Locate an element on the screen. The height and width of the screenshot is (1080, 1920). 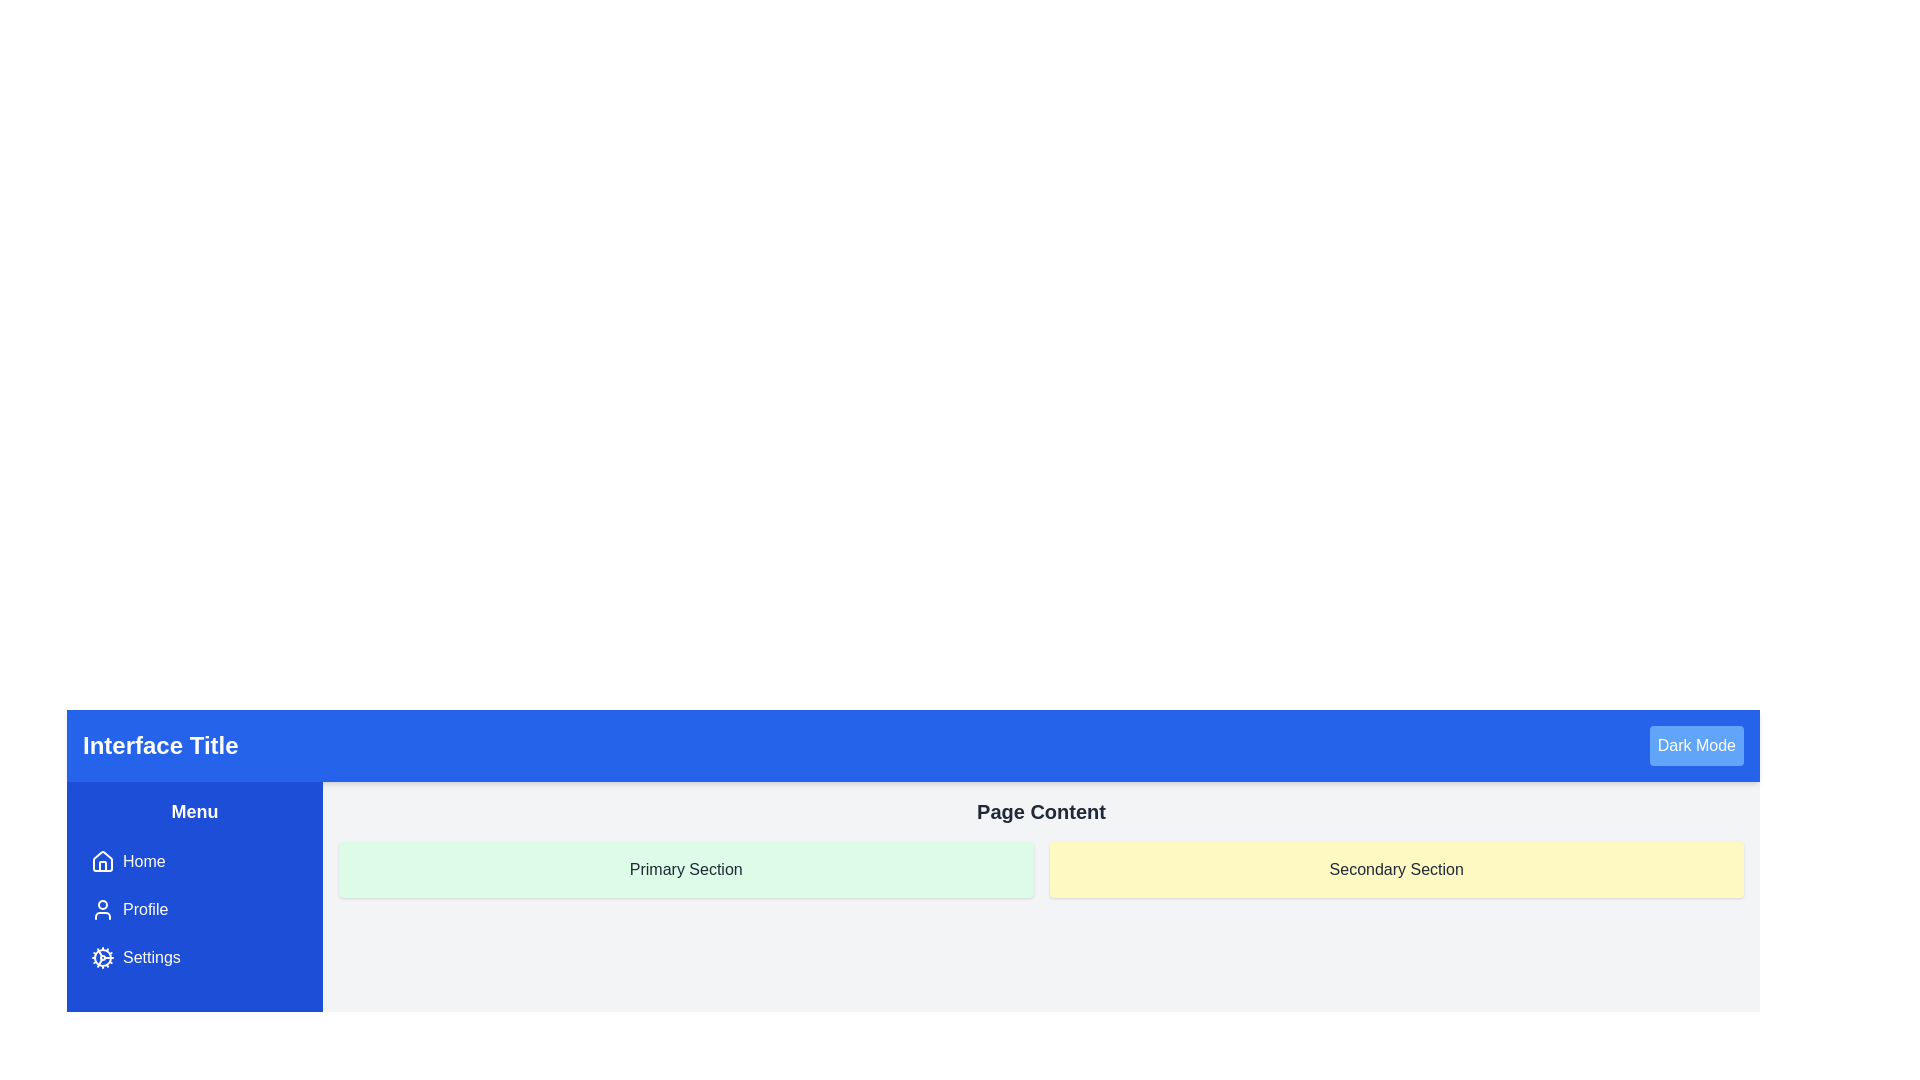
the Text Label (Header) that reads 'Page Content', which is centrally aligned above the 'Primary Section' and 'Secondary Section' is located at coordinates (1040, 812).